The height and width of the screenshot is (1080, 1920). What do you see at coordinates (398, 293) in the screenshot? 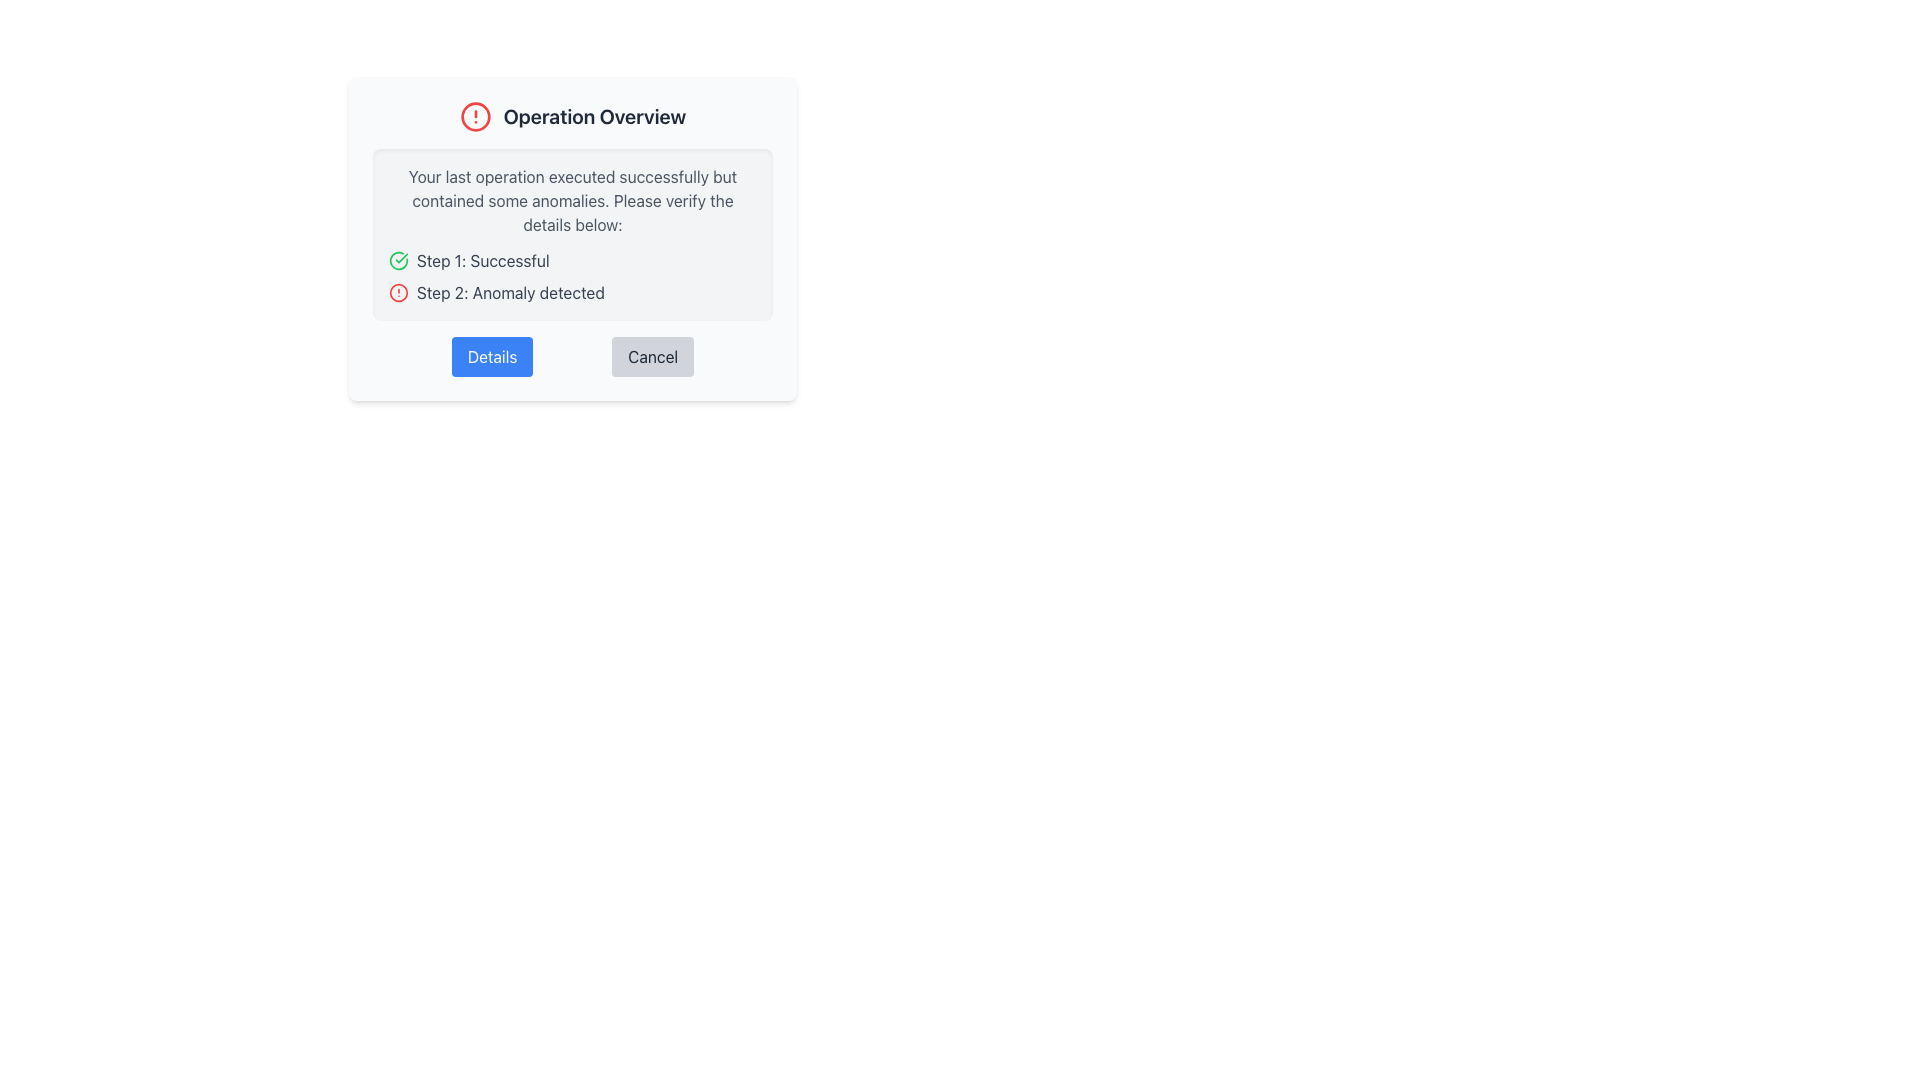
I see `the SVG icon that indicates an alert or warning next to the text 'Step 2: Anomaly detected' in the lower part of the modal` at bounding box center [398, 293].